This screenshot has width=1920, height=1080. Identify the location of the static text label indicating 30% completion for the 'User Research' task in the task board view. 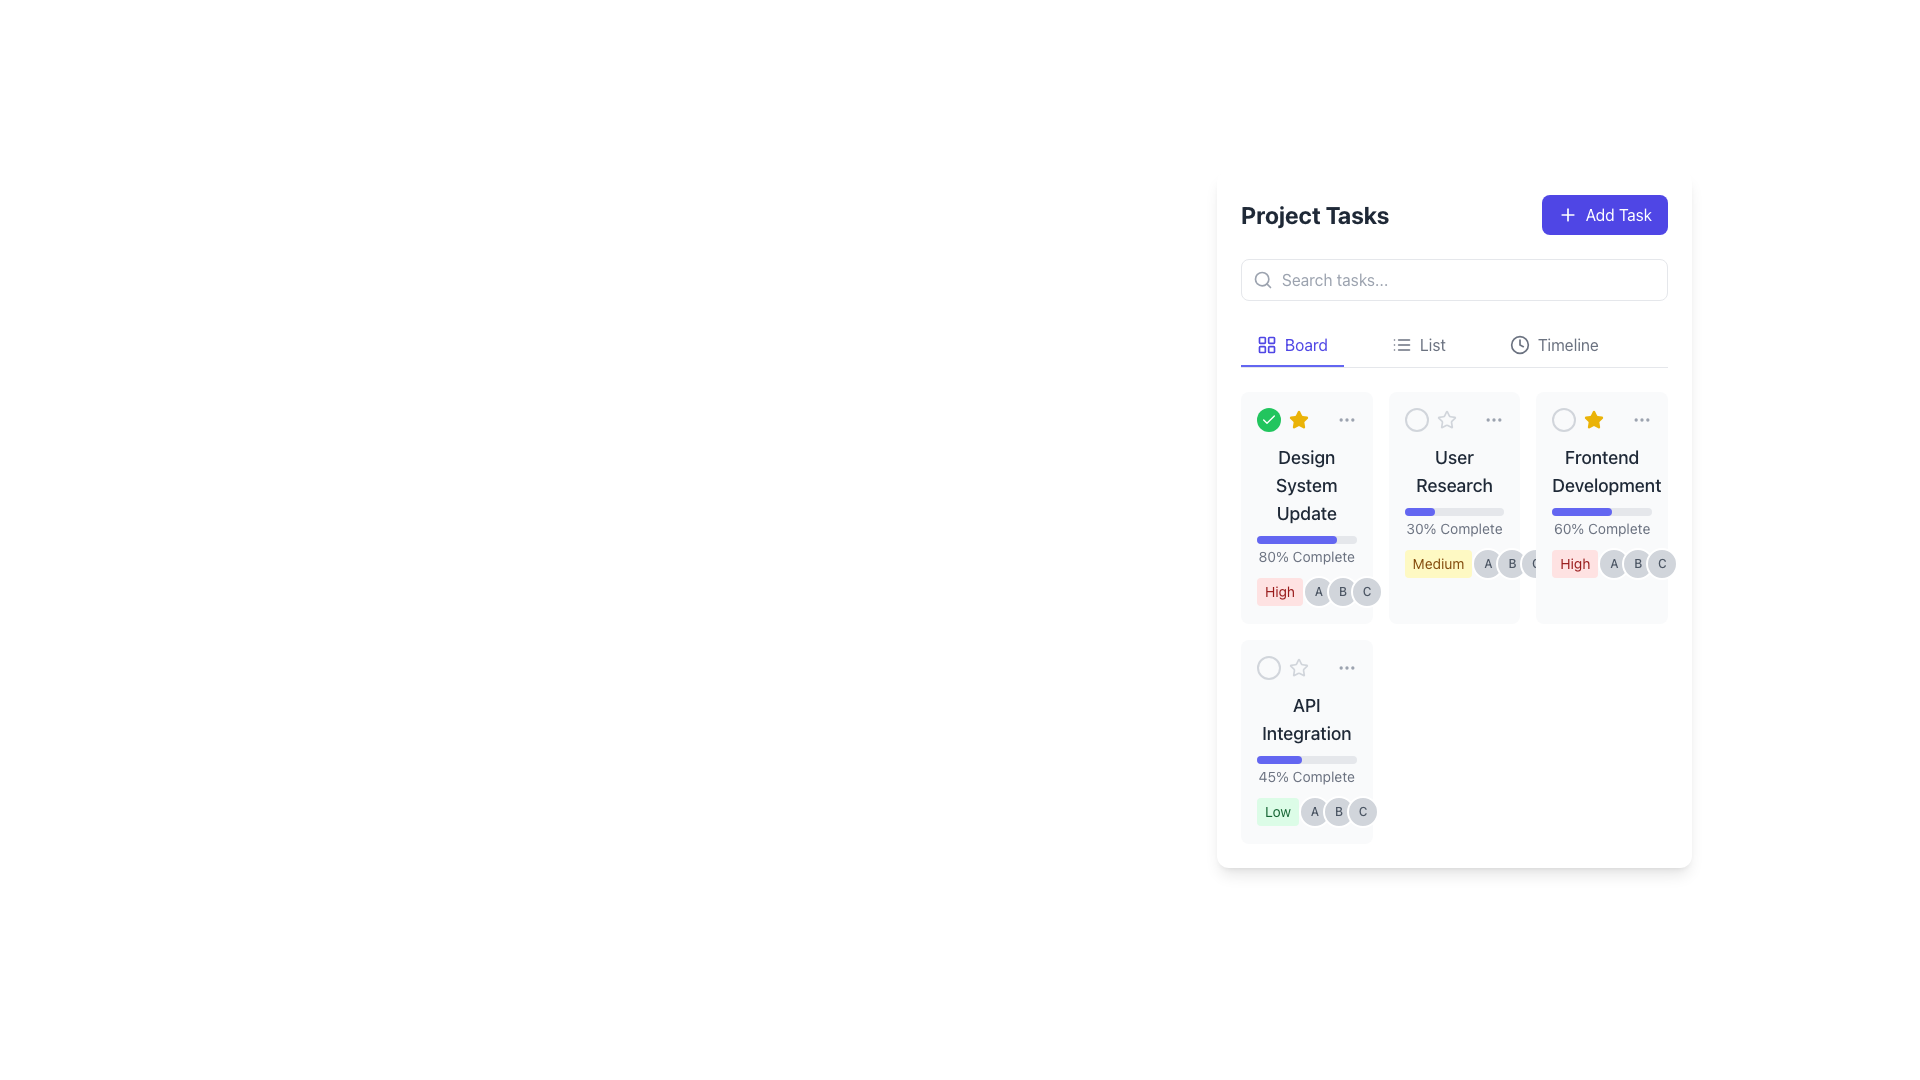
(1454, 523).